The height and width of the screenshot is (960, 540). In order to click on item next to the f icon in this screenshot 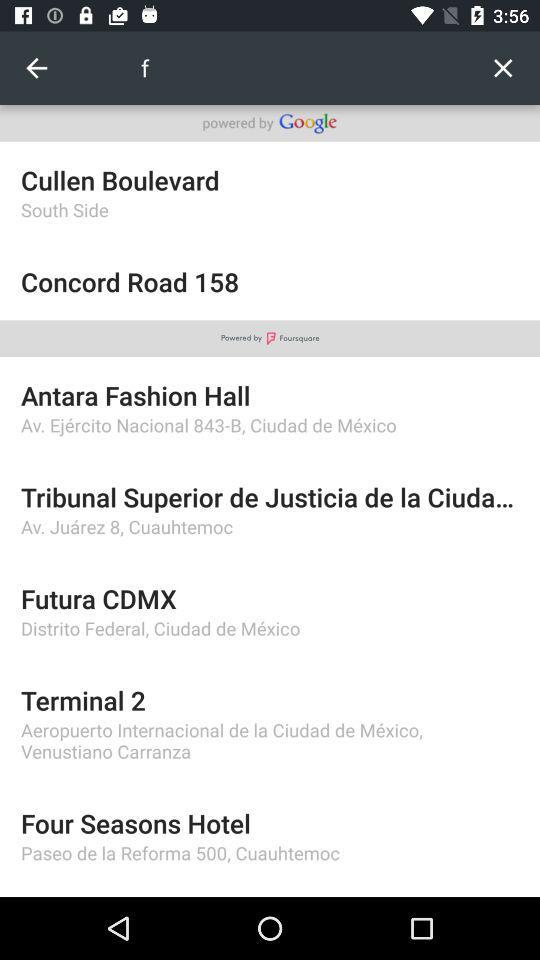, I will do `click(36, 68)`.